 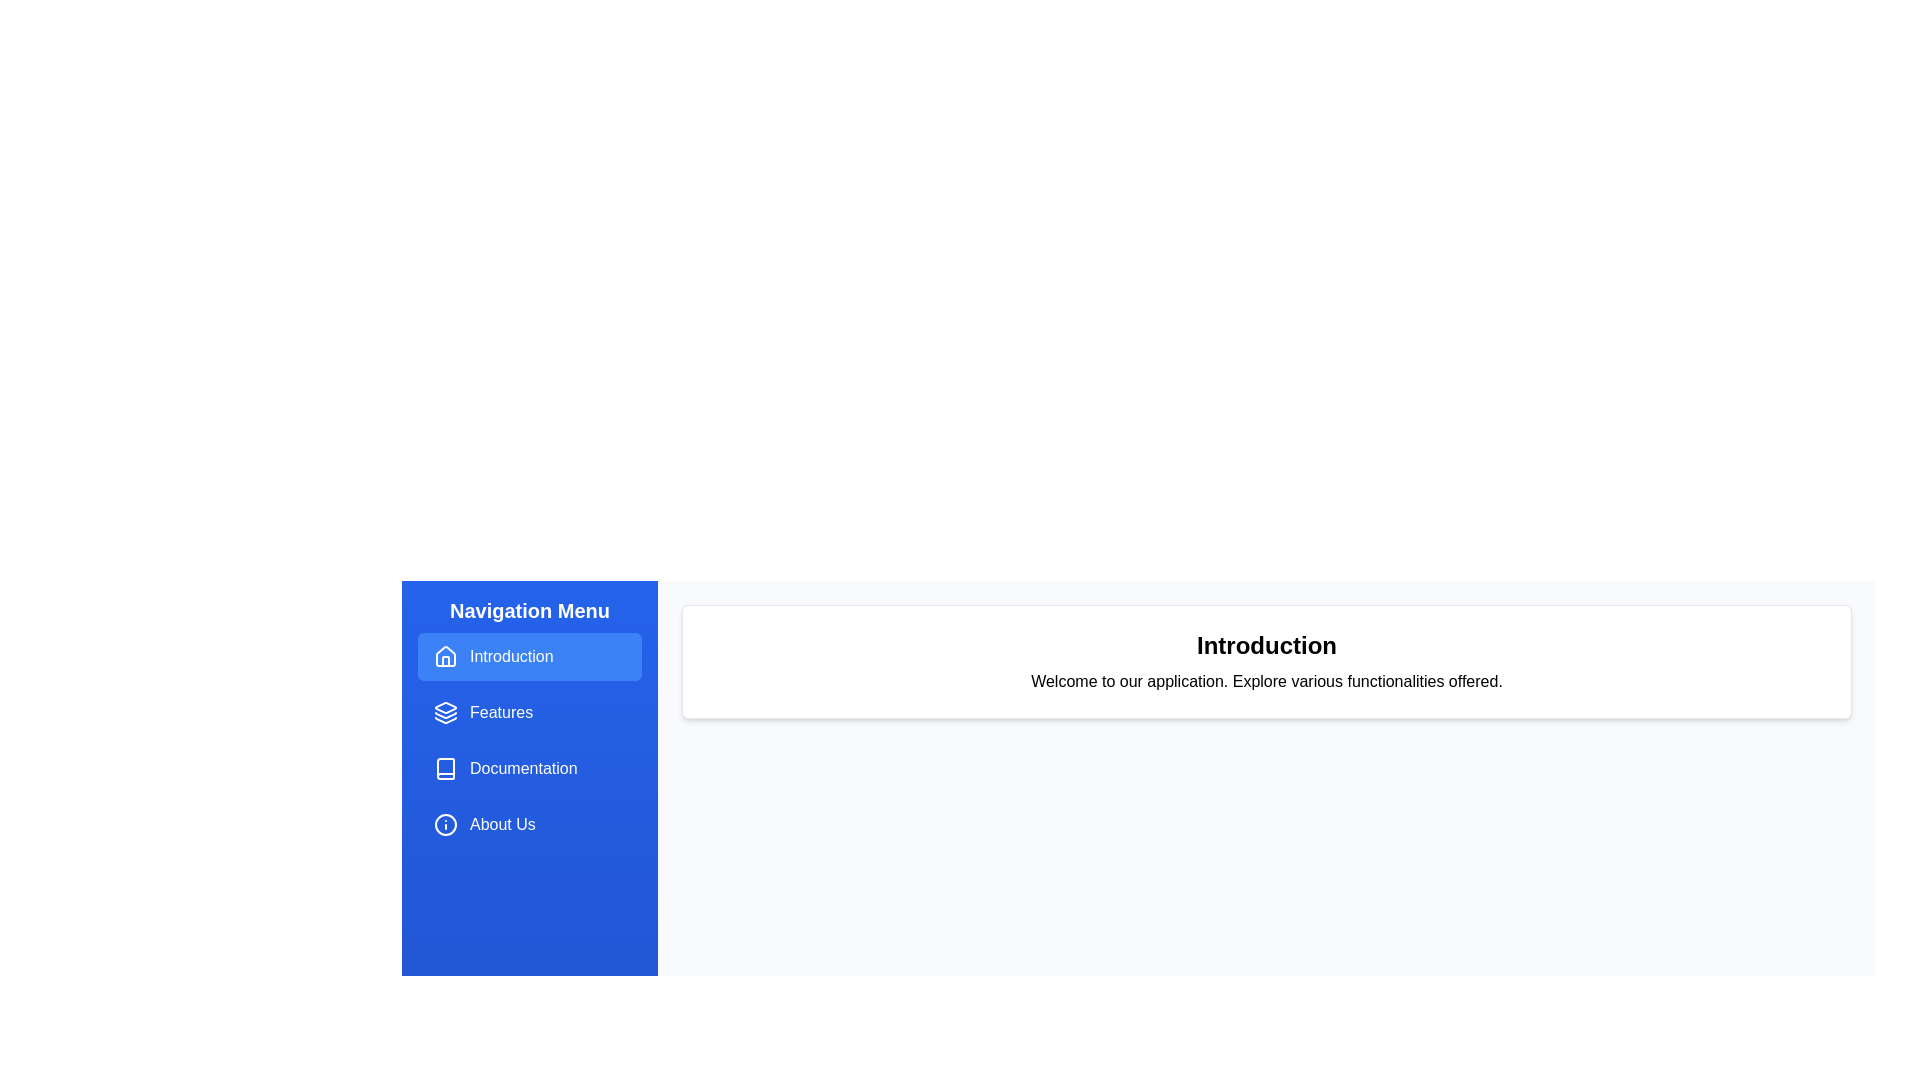 I want to click on the navigational button located in the left-hand side menu, which is the second item below 'Introduction' and above 'Documentation', so click(x=529, y=712).